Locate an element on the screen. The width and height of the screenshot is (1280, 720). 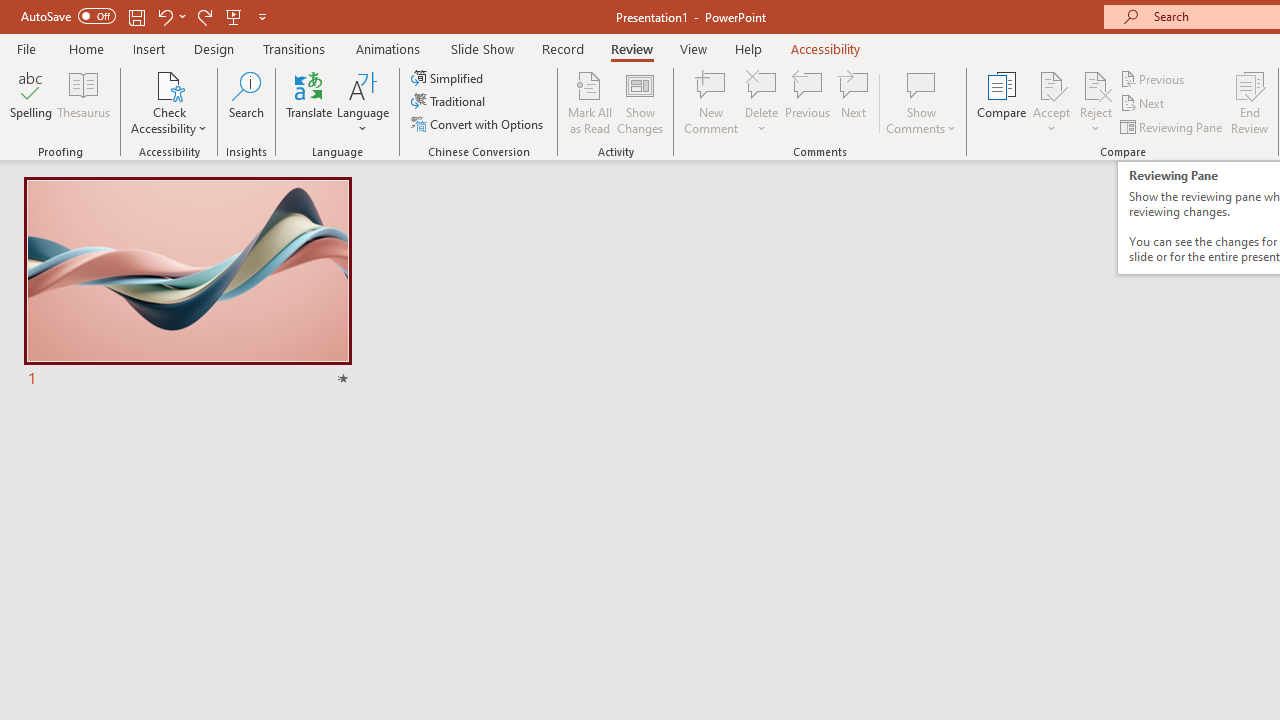
'Thesaurus...' is located at coordinates (82, 103).